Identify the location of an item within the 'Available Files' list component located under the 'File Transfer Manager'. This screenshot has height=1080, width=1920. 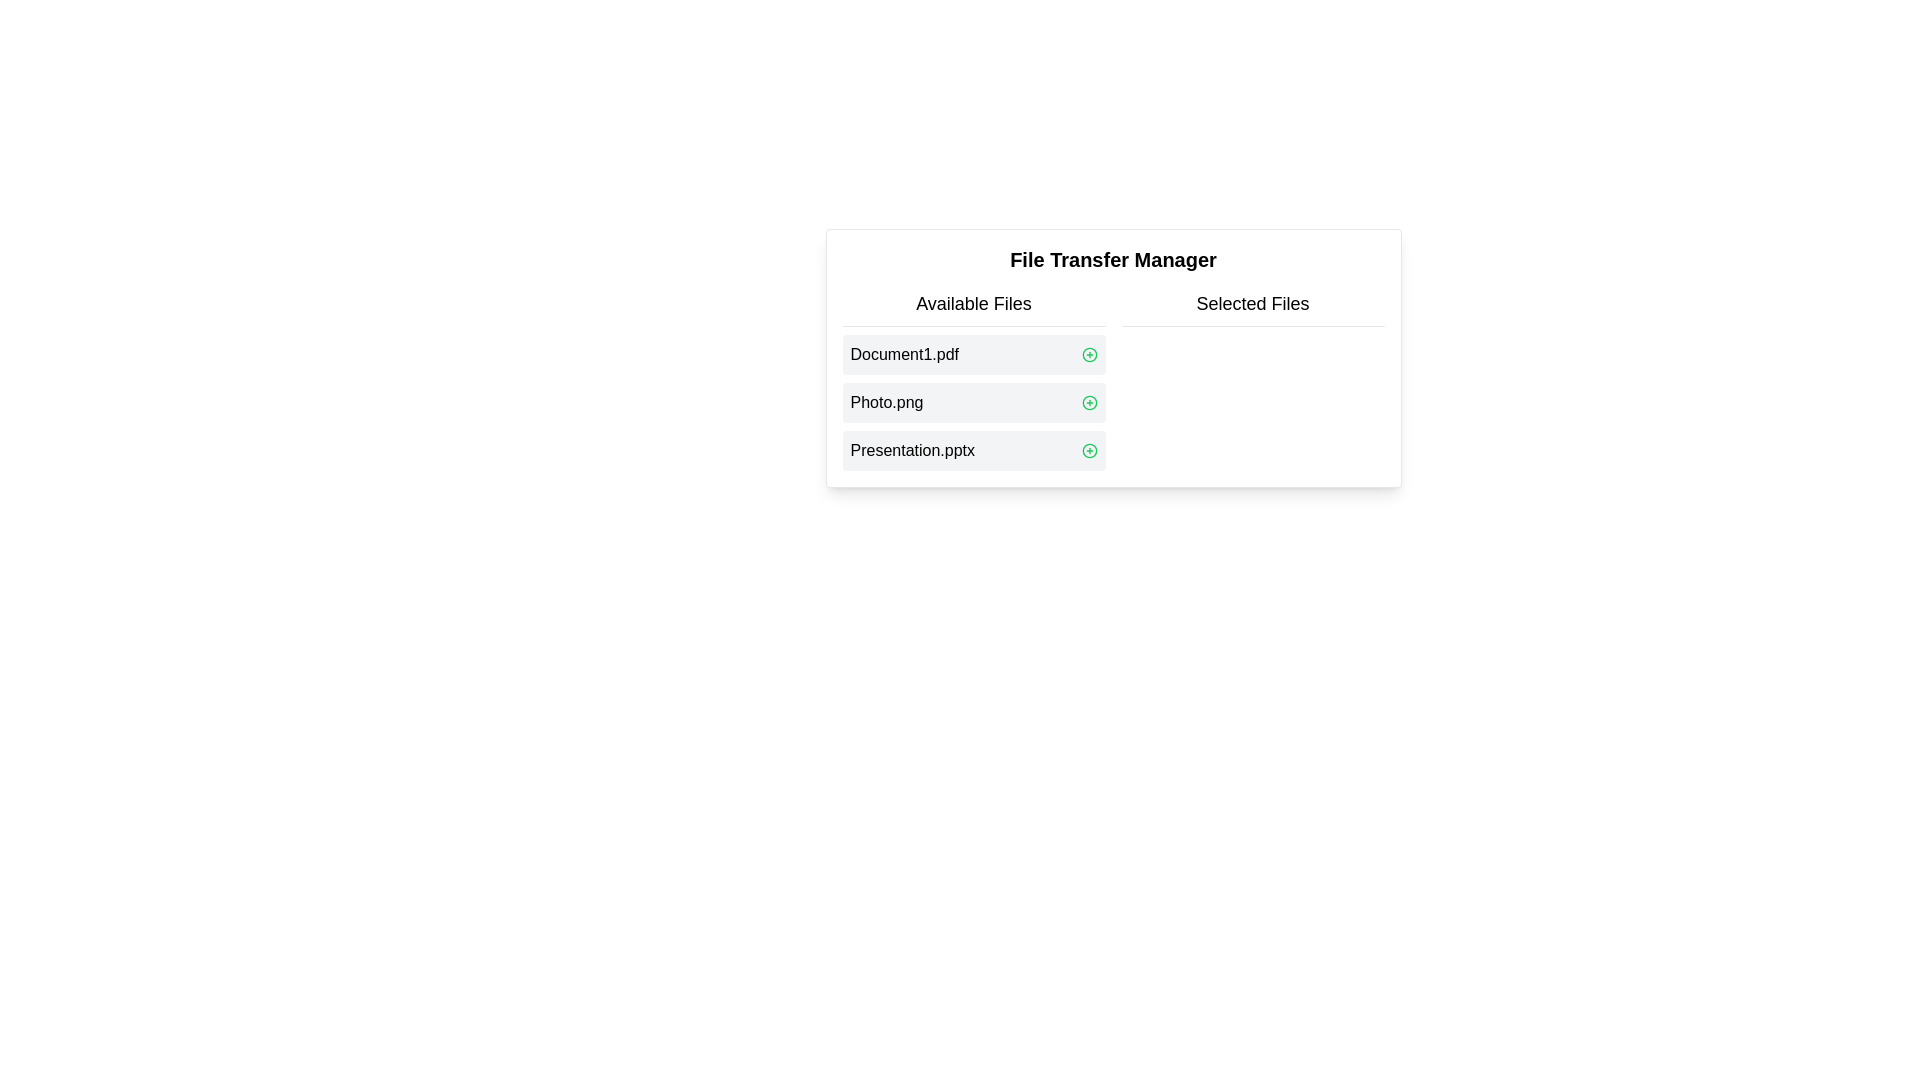
(974, 380).